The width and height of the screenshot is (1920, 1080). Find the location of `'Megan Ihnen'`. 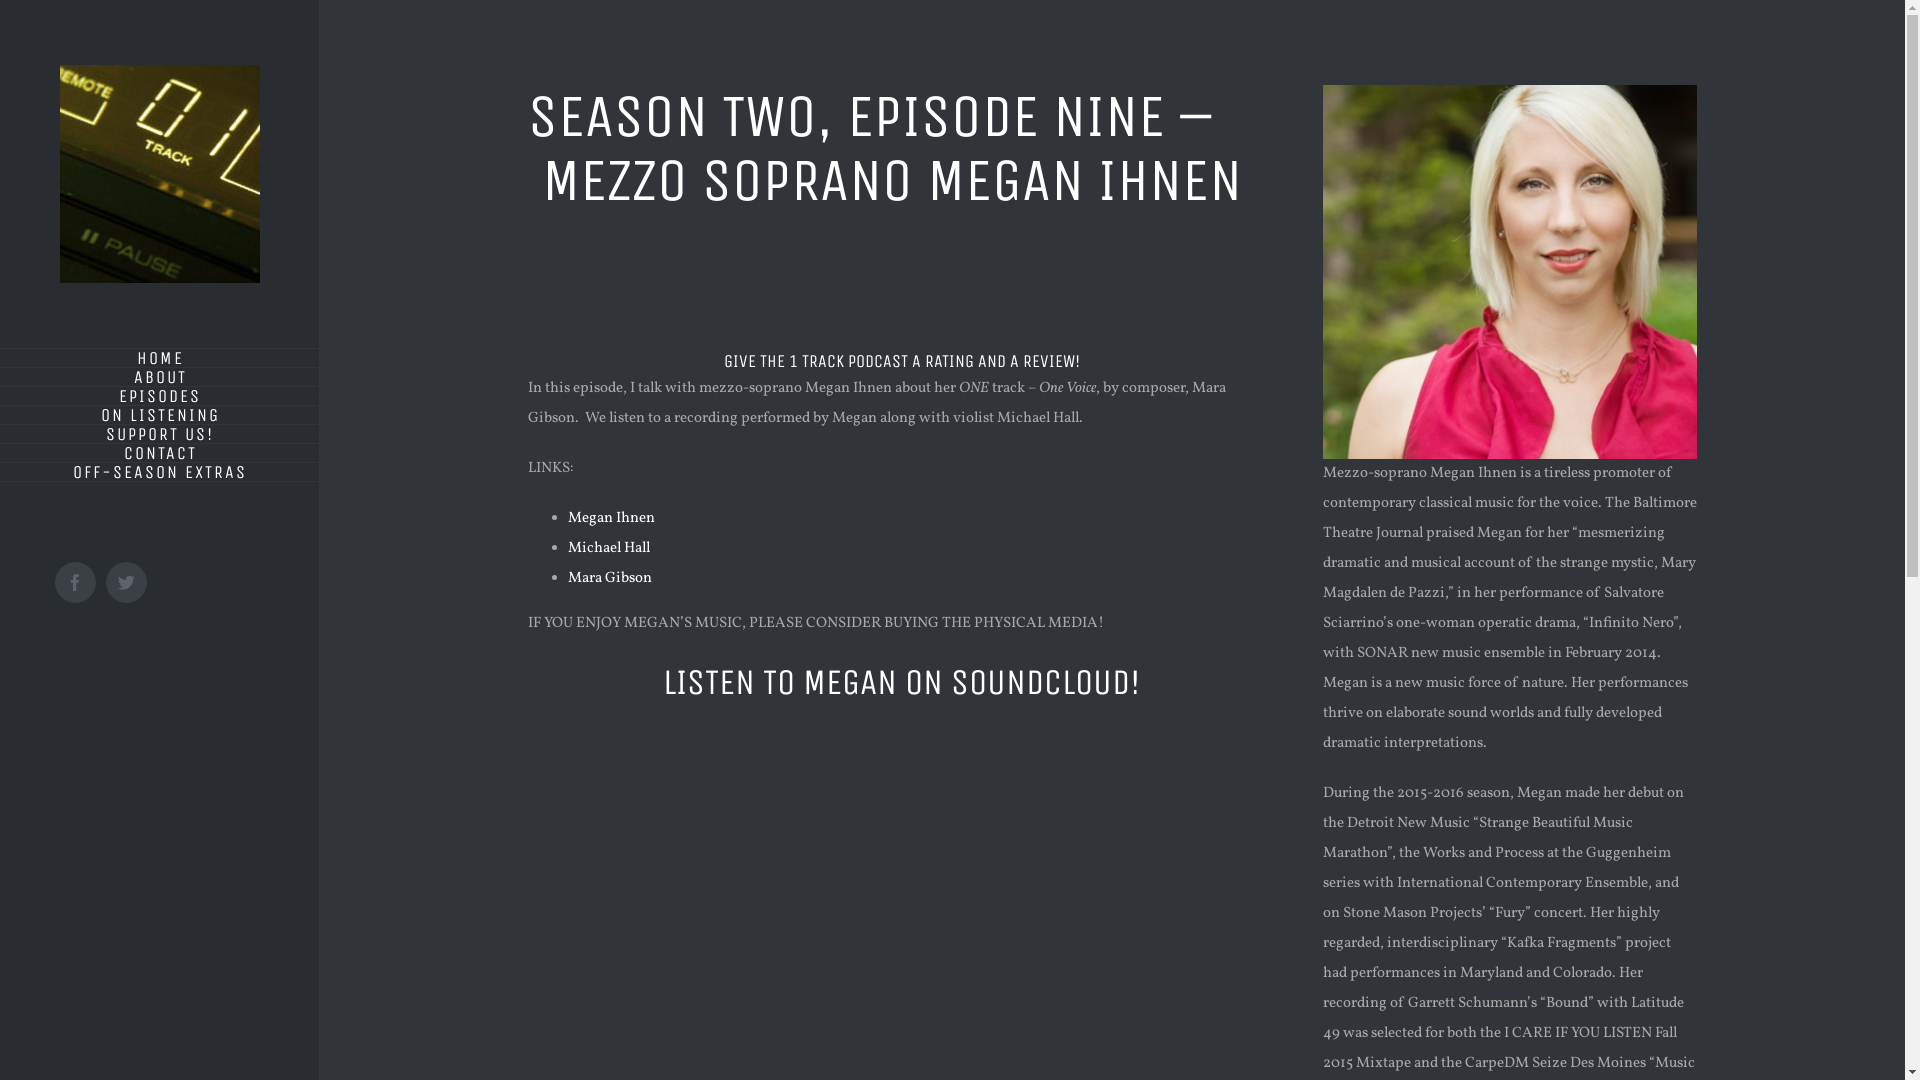

'Megan Ihnen' is located at coordinates (610, 517).